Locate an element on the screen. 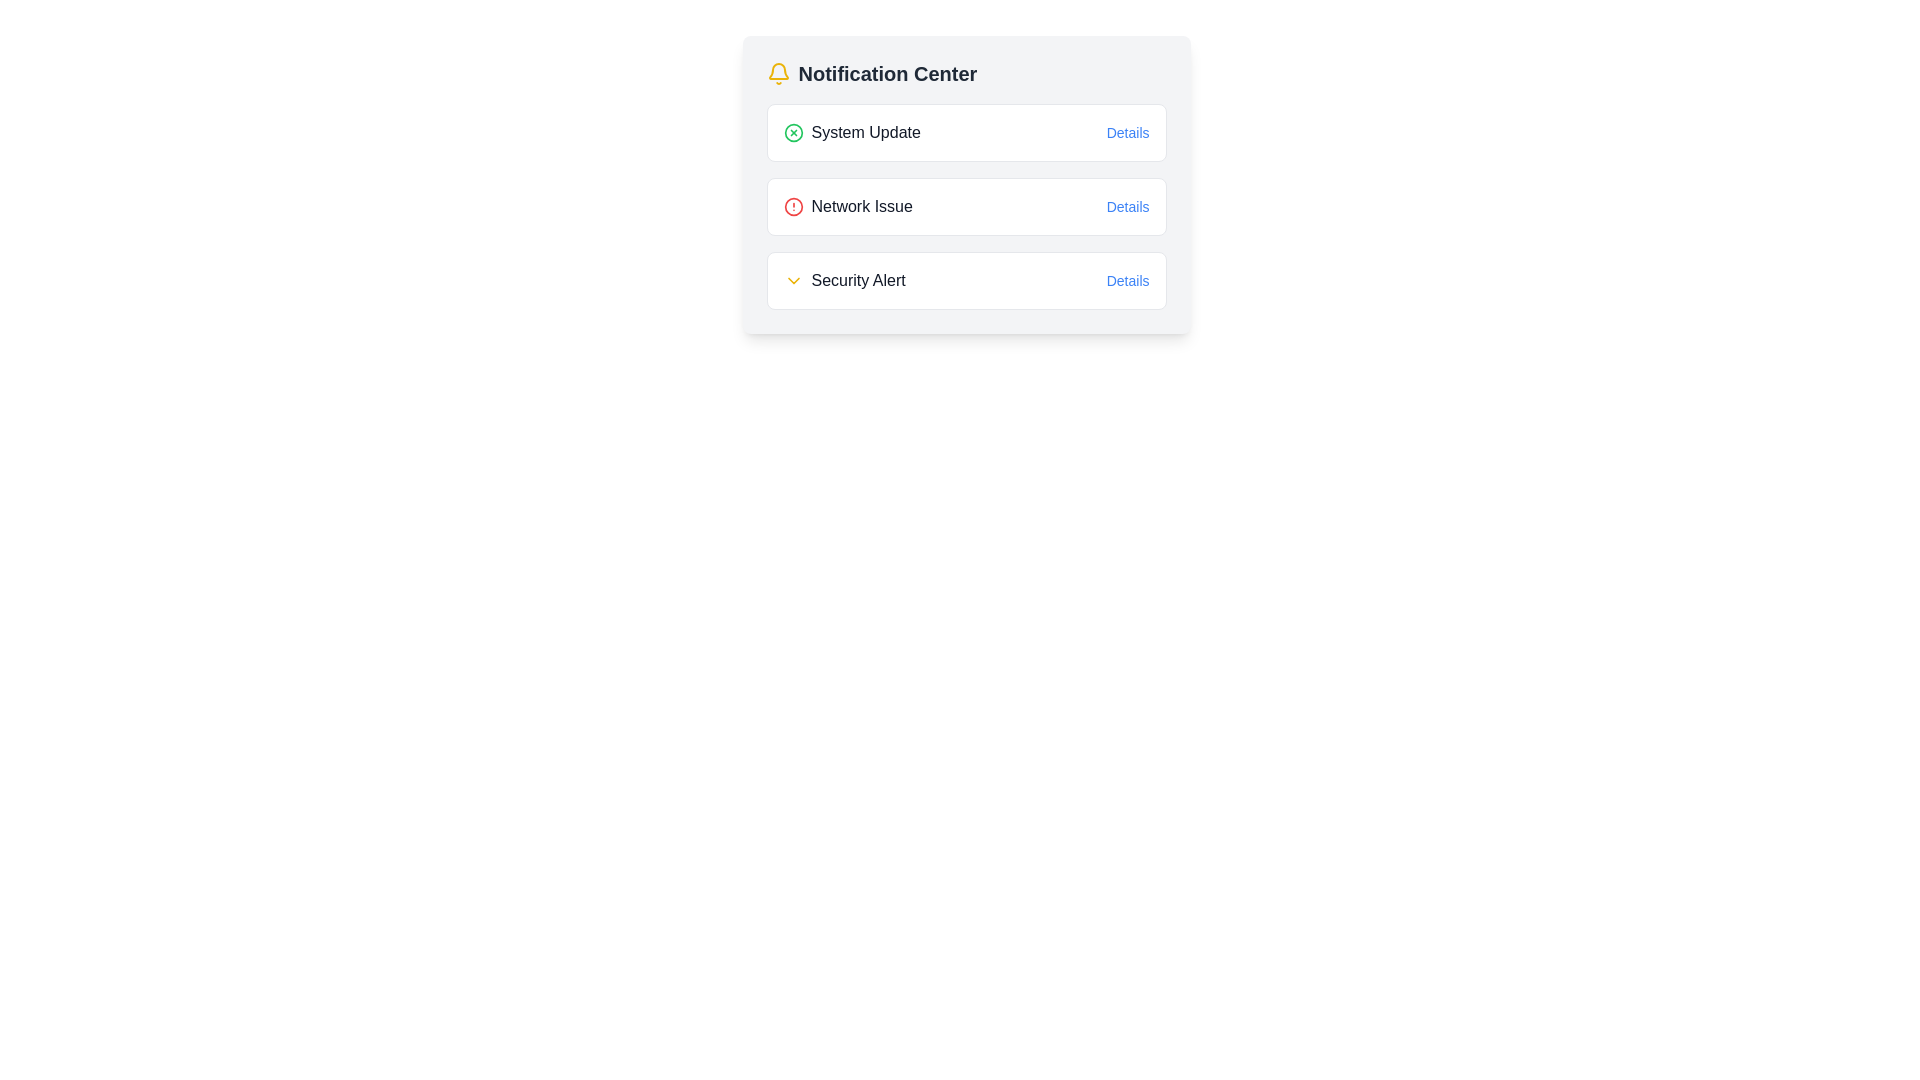  the 'Security Alert' text label, which is the third item in the vertically stacked list of notifications in the Notification Center, located near the 'Details' label and an icon is located at coordinates (858, 281).